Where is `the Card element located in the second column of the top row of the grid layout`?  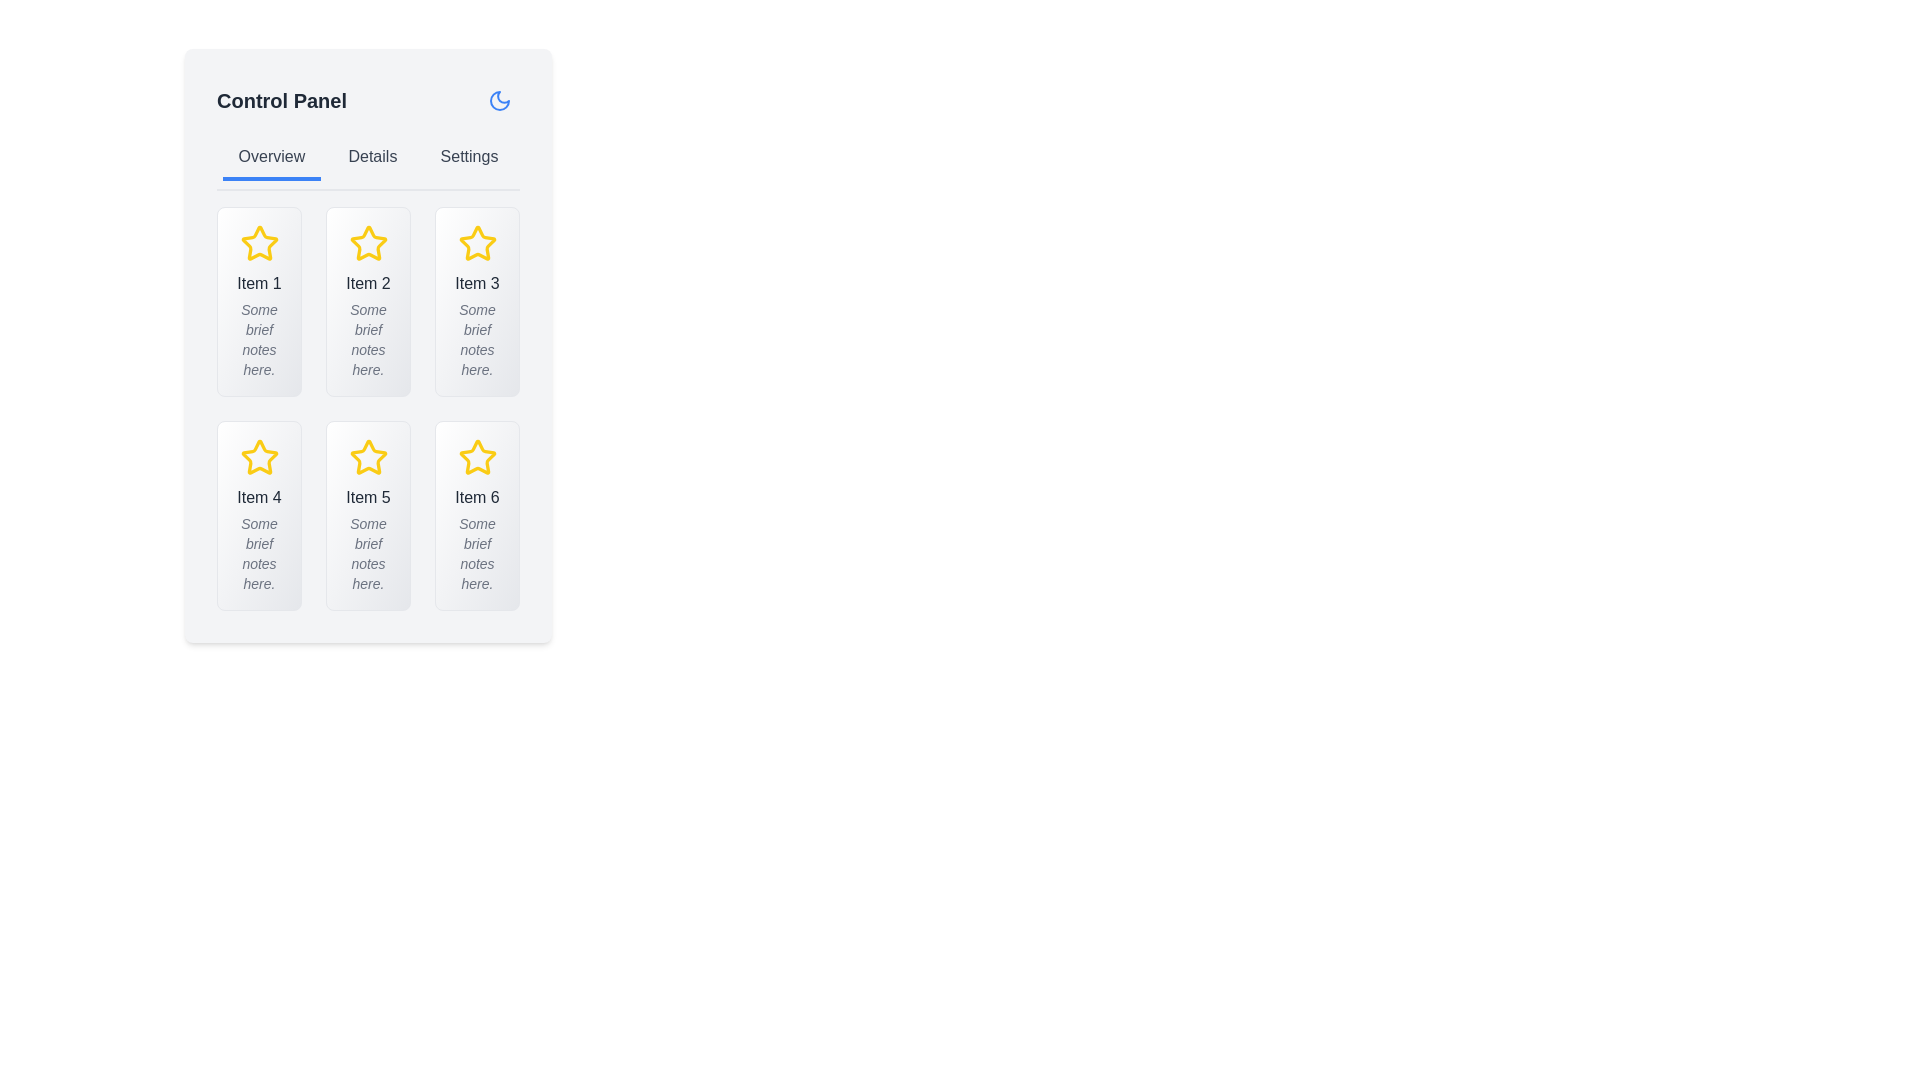
the Card element located in the second column of the top row of the grid layout is located at coordinates (368, 301).